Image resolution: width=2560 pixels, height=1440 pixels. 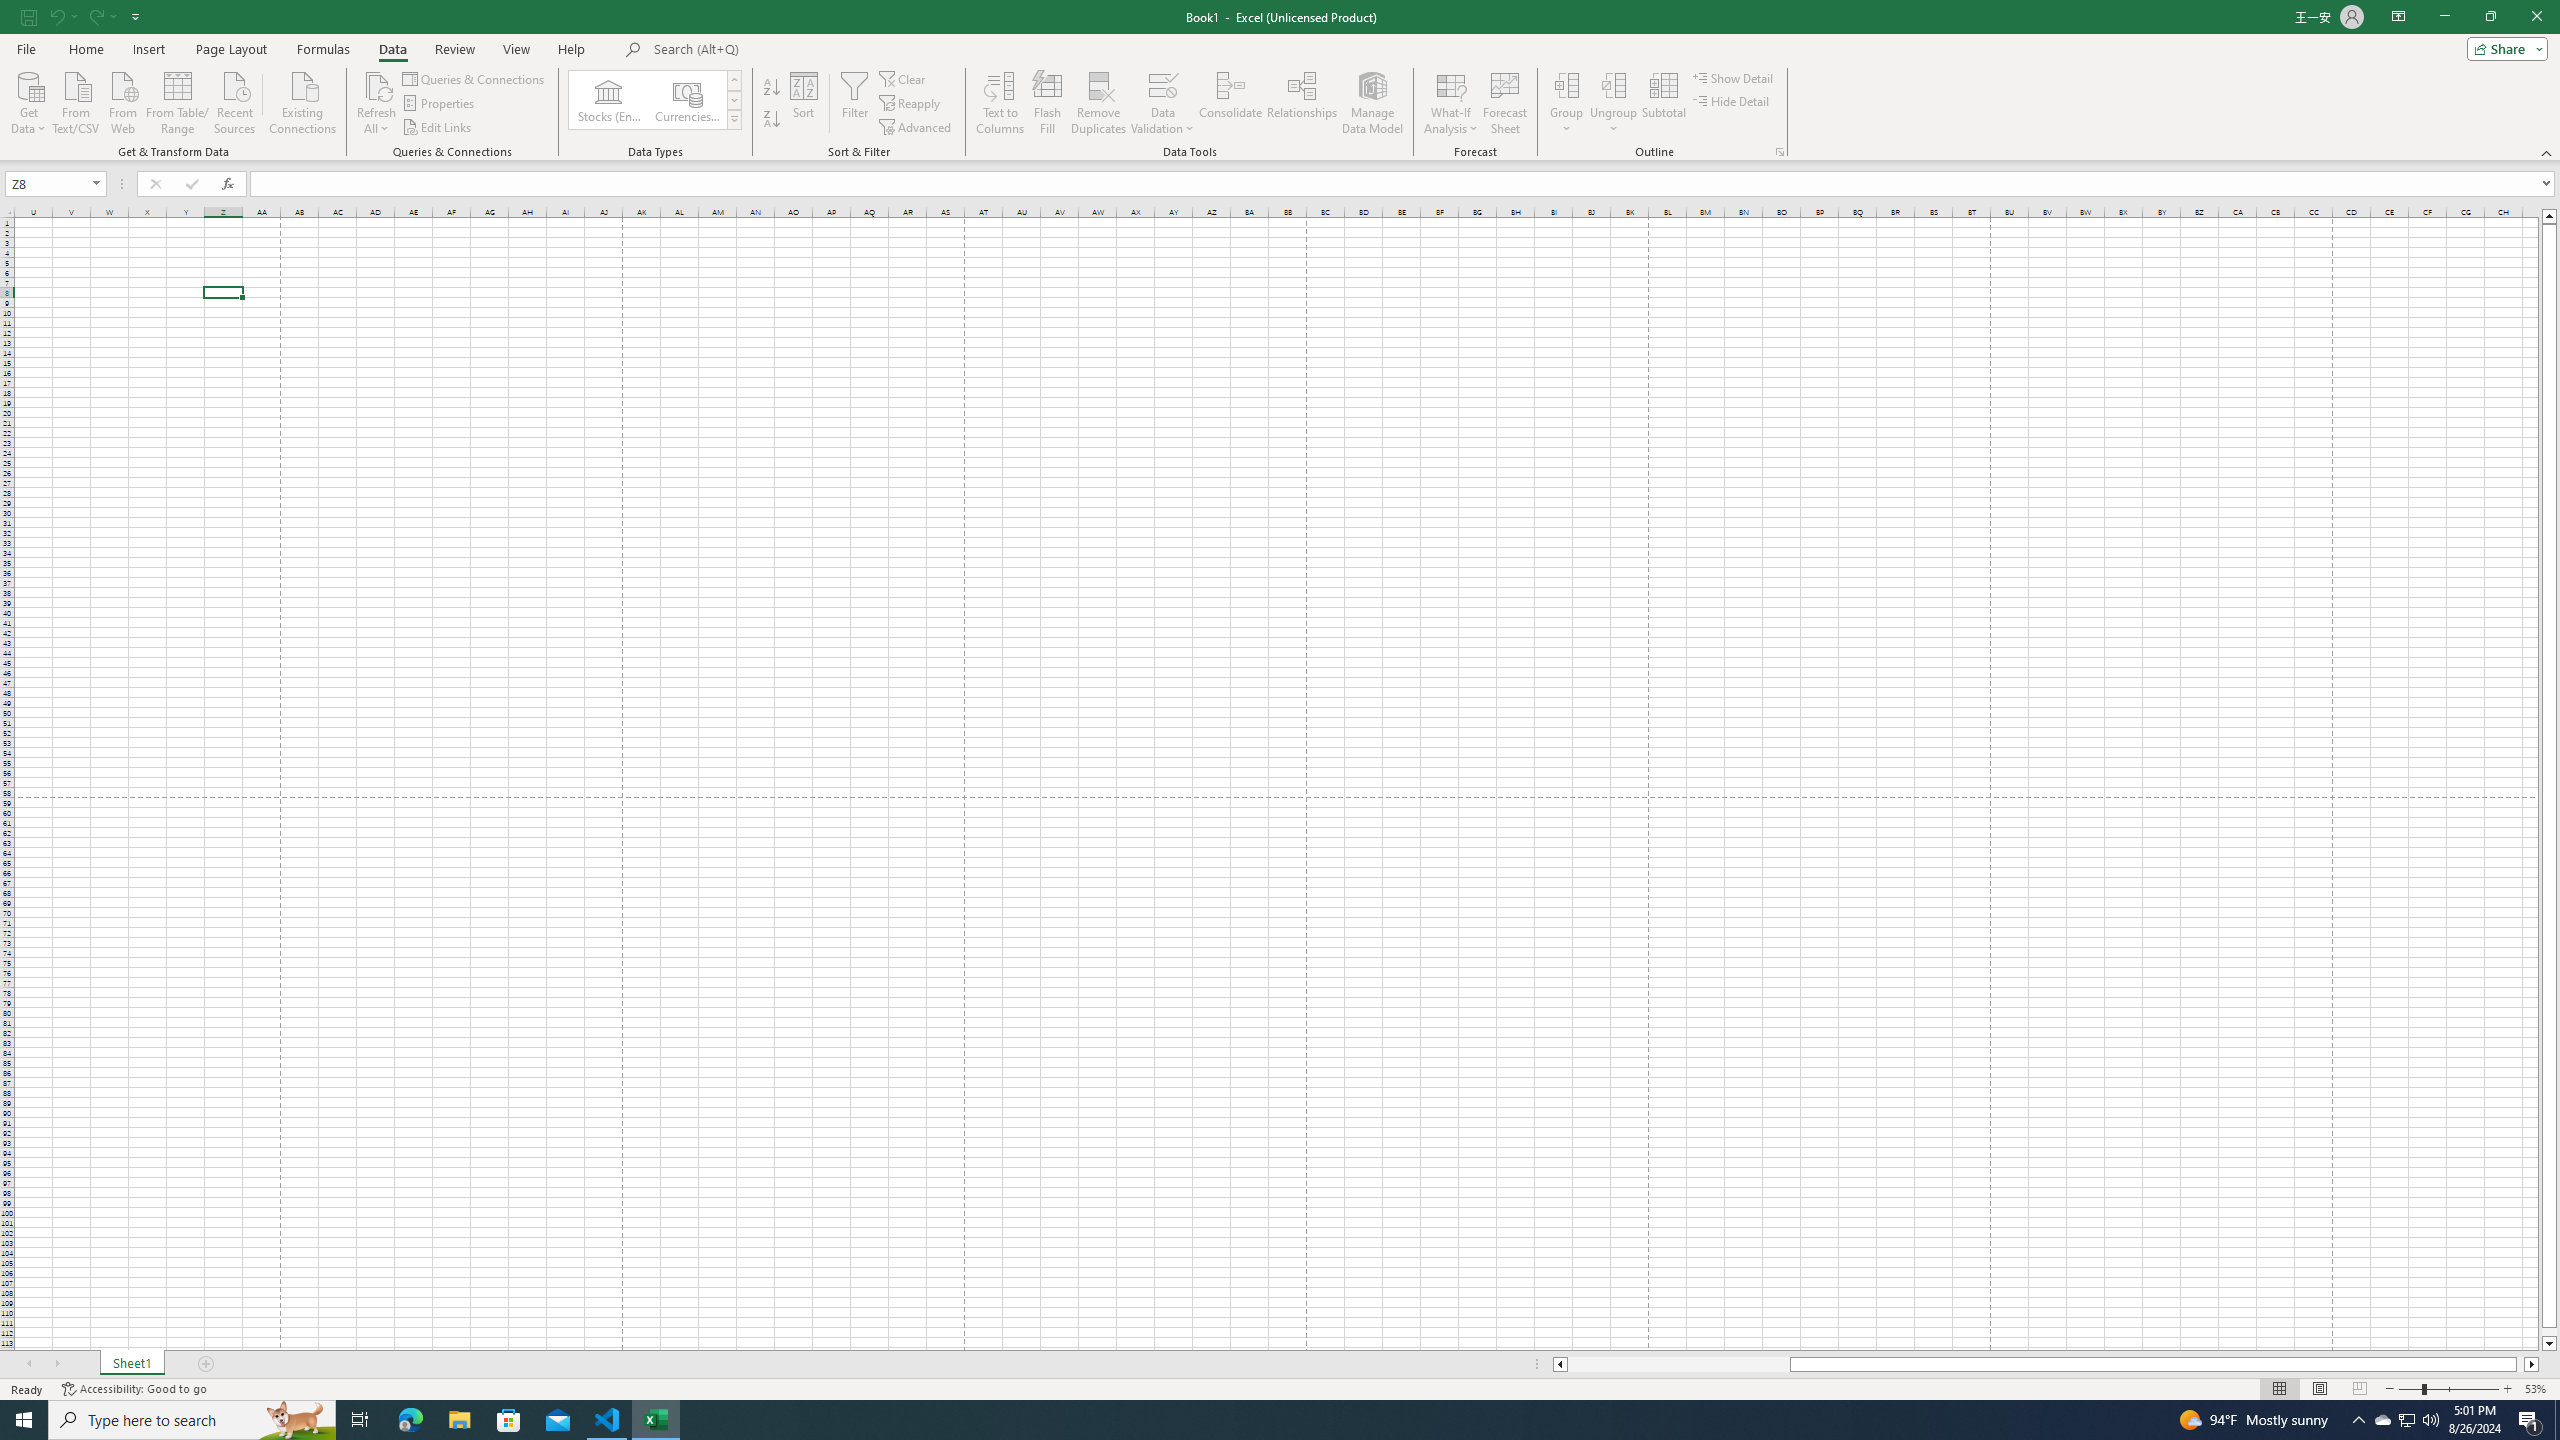 What do you see at coordinates (28, 100) in the screenshot?
I see `'Get Data'` at bounding box center [28, 100].